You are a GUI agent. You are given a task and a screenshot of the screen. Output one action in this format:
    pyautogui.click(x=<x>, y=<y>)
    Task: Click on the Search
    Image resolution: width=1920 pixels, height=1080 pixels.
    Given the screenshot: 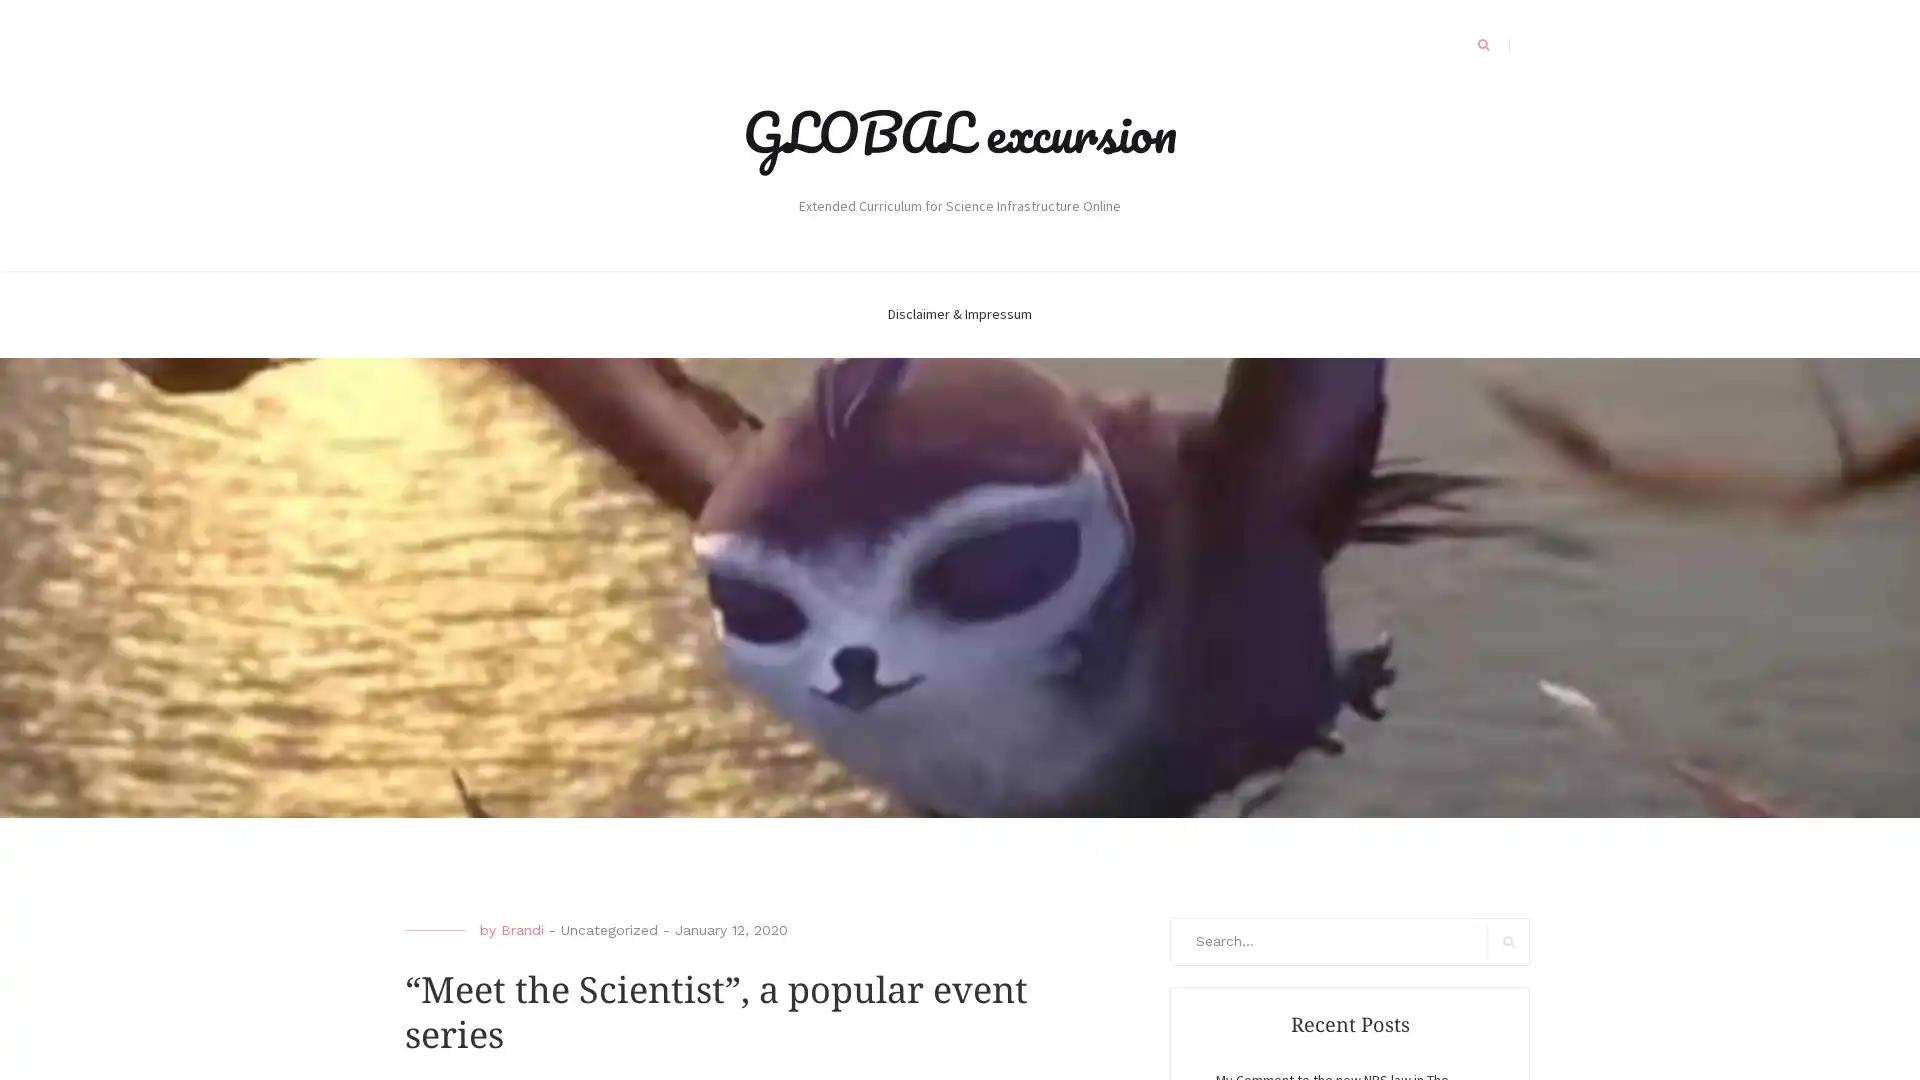 What is the action you would take?
    pyautogui.click(x=1508, y=941)
    